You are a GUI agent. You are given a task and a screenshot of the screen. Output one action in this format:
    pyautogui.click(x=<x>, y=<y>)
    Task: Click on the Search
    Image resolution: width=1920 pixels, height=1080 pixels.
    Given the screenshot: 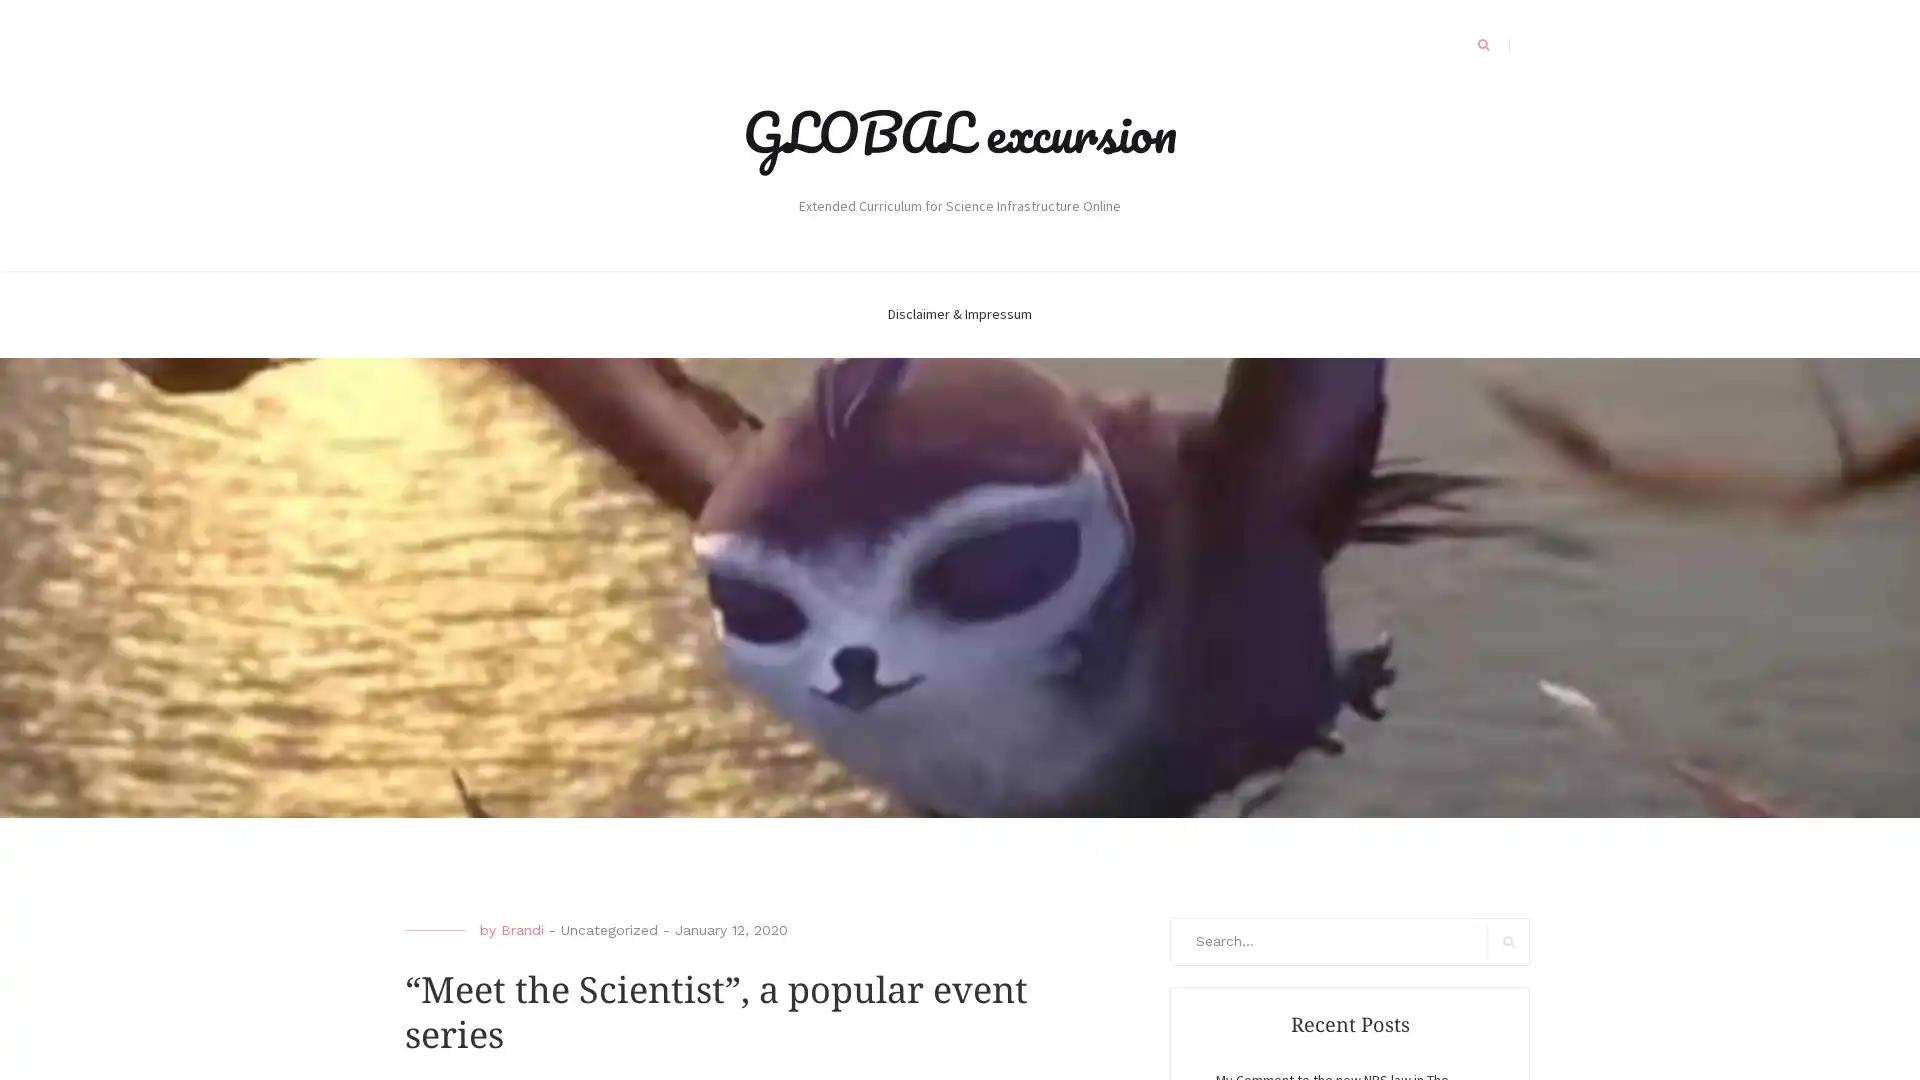 What is the action you would take?
    pyautogui.click(x=1508, y=941)
    